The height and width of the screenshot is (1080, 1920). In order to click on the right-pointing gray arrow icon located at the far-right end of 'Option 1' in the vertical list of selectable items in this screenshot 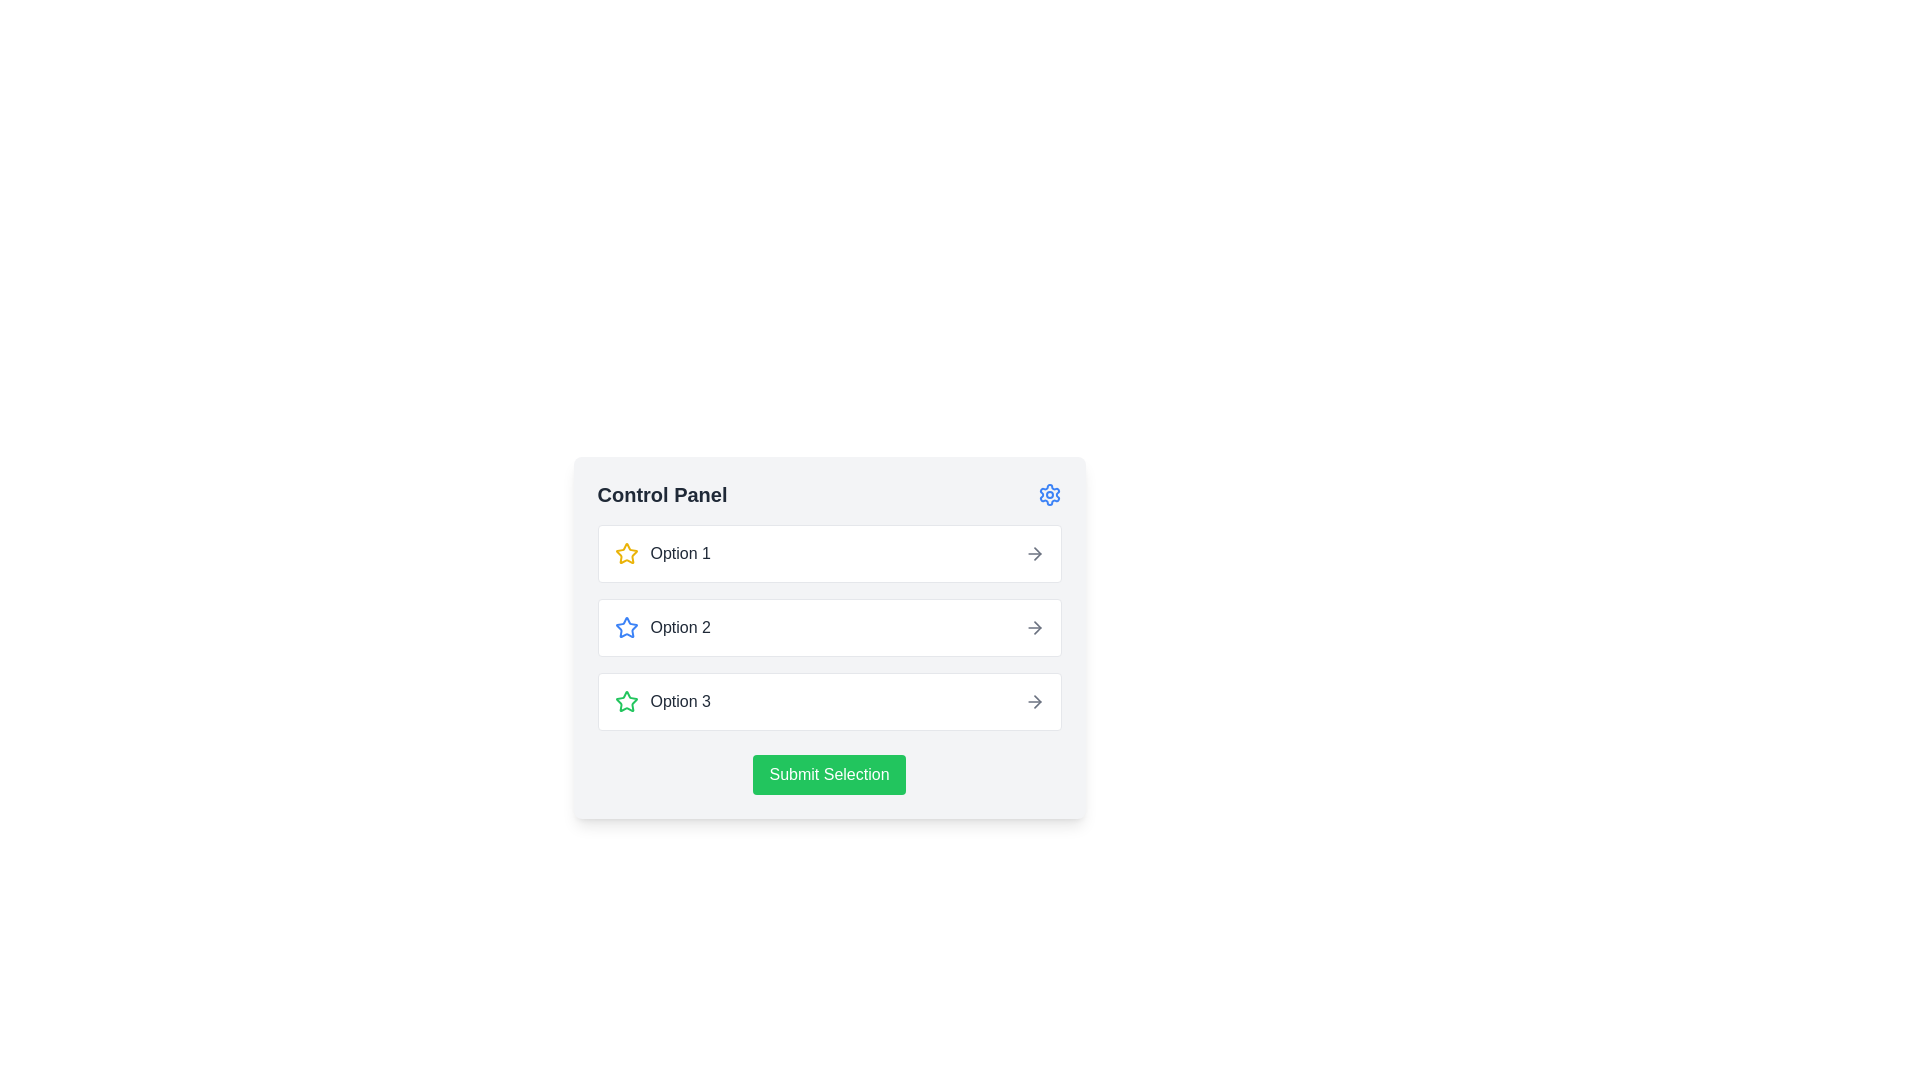, I will do `click(1034, 554)`.